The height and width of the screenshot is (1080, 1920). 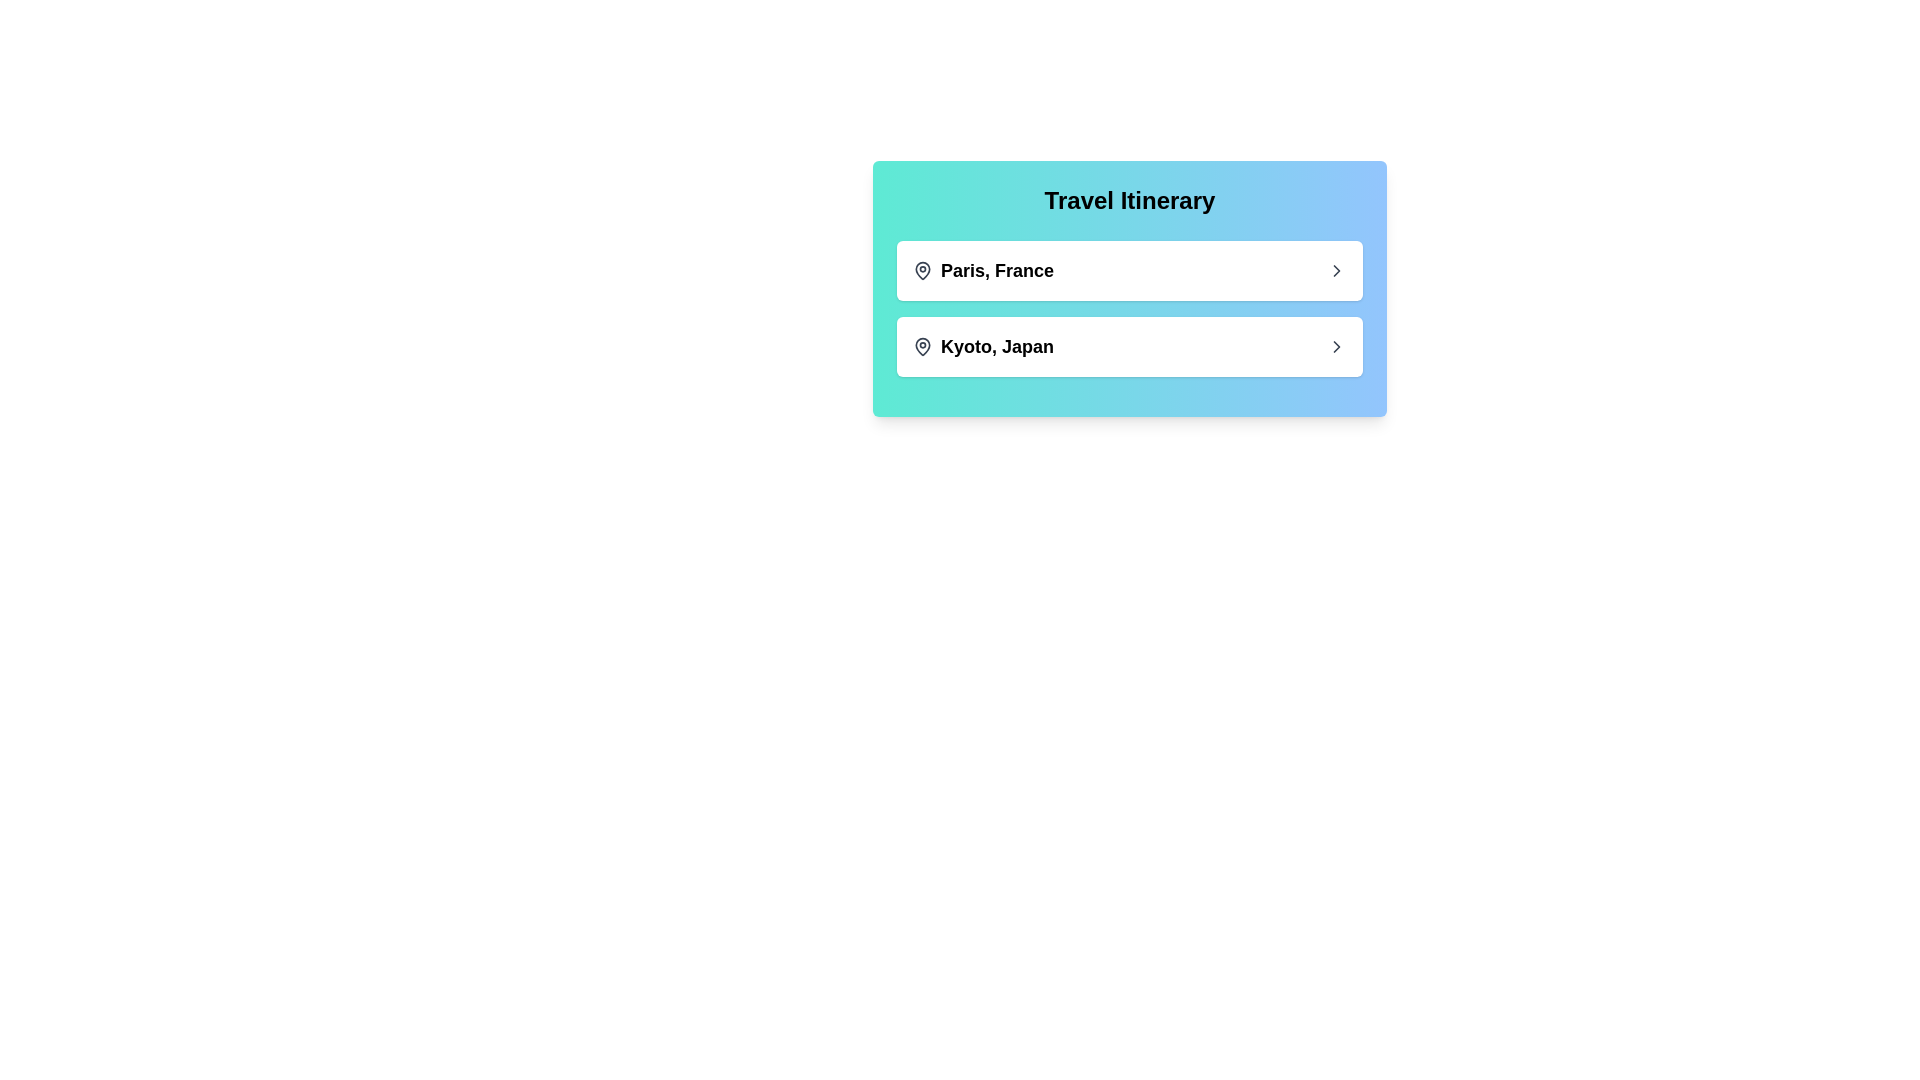 I want to click on the second travel itinerary option, so click(x=983, y=346).